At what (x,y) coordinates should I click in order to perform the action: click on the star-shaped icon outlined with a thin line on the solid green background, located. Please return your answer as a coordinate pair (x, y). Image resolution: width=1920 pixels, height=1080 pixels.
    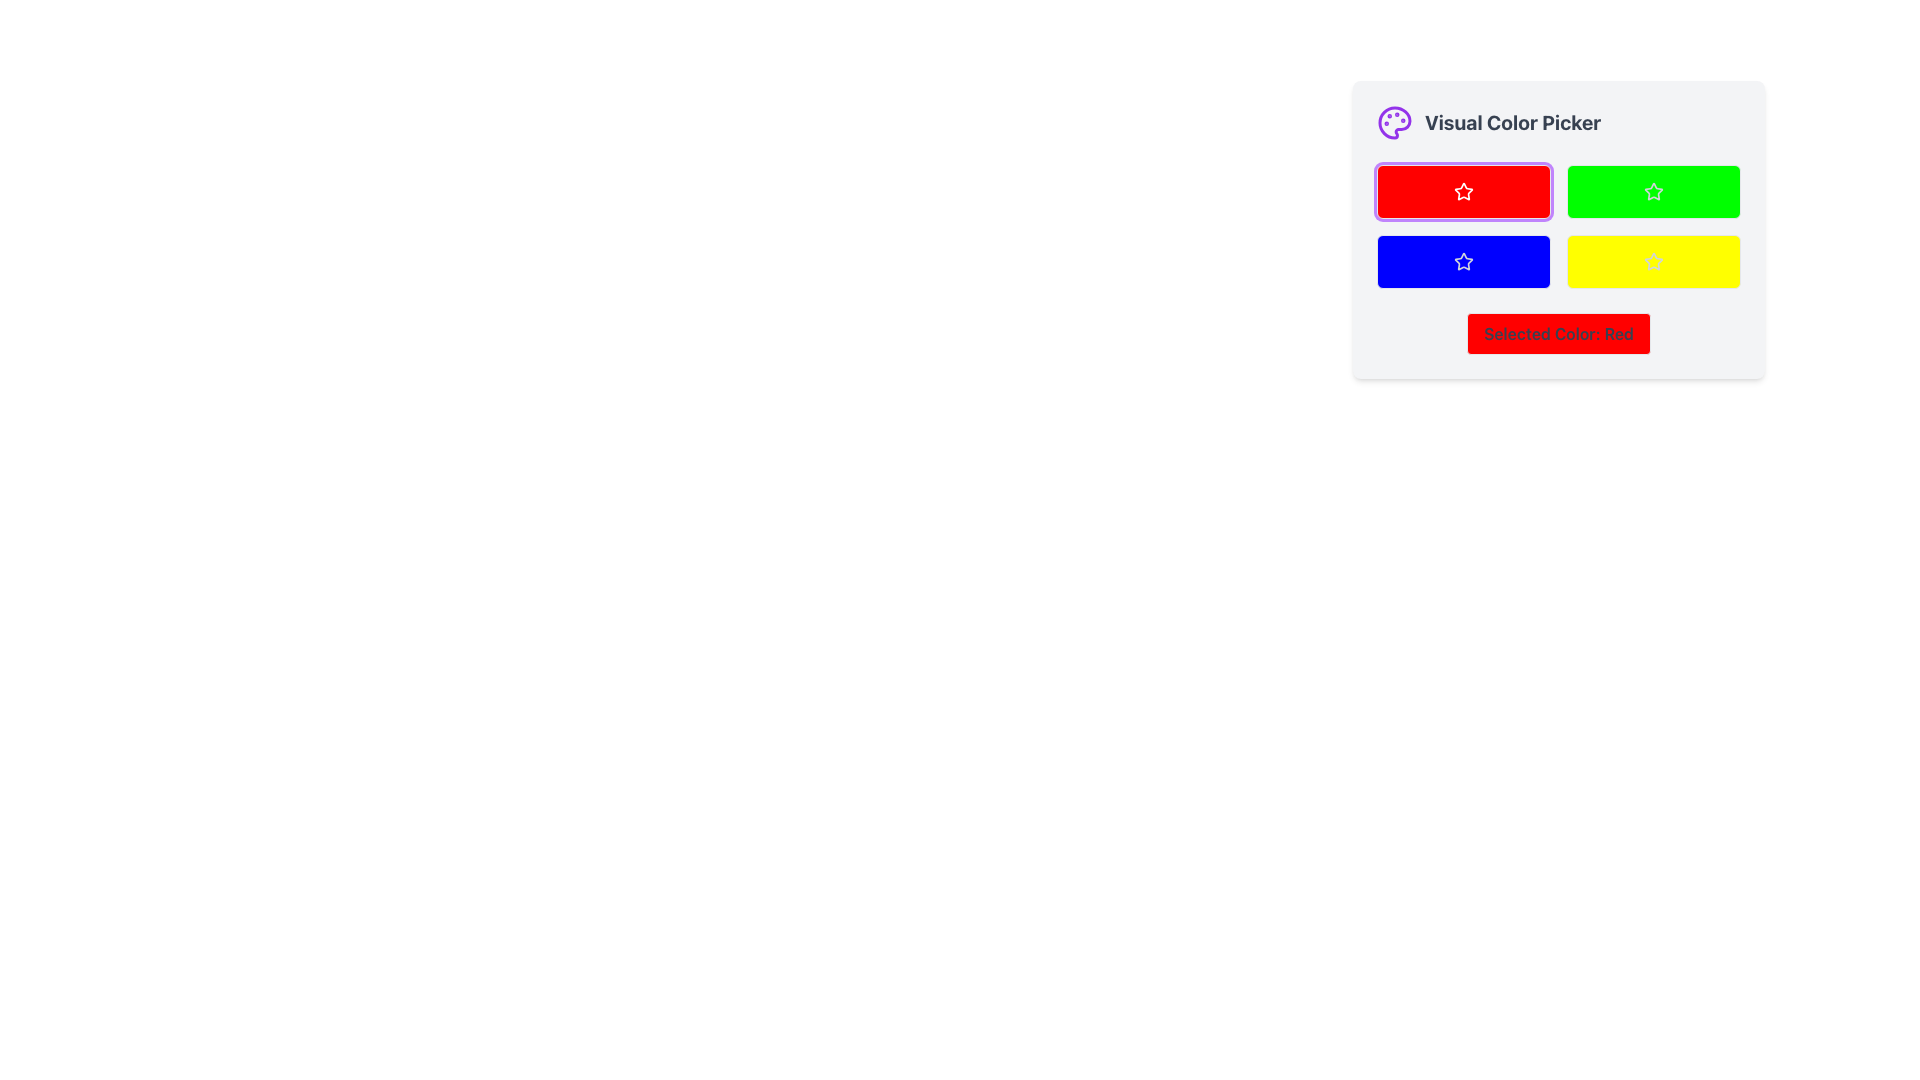
    Looking at the image, I should click on (1652, 191).